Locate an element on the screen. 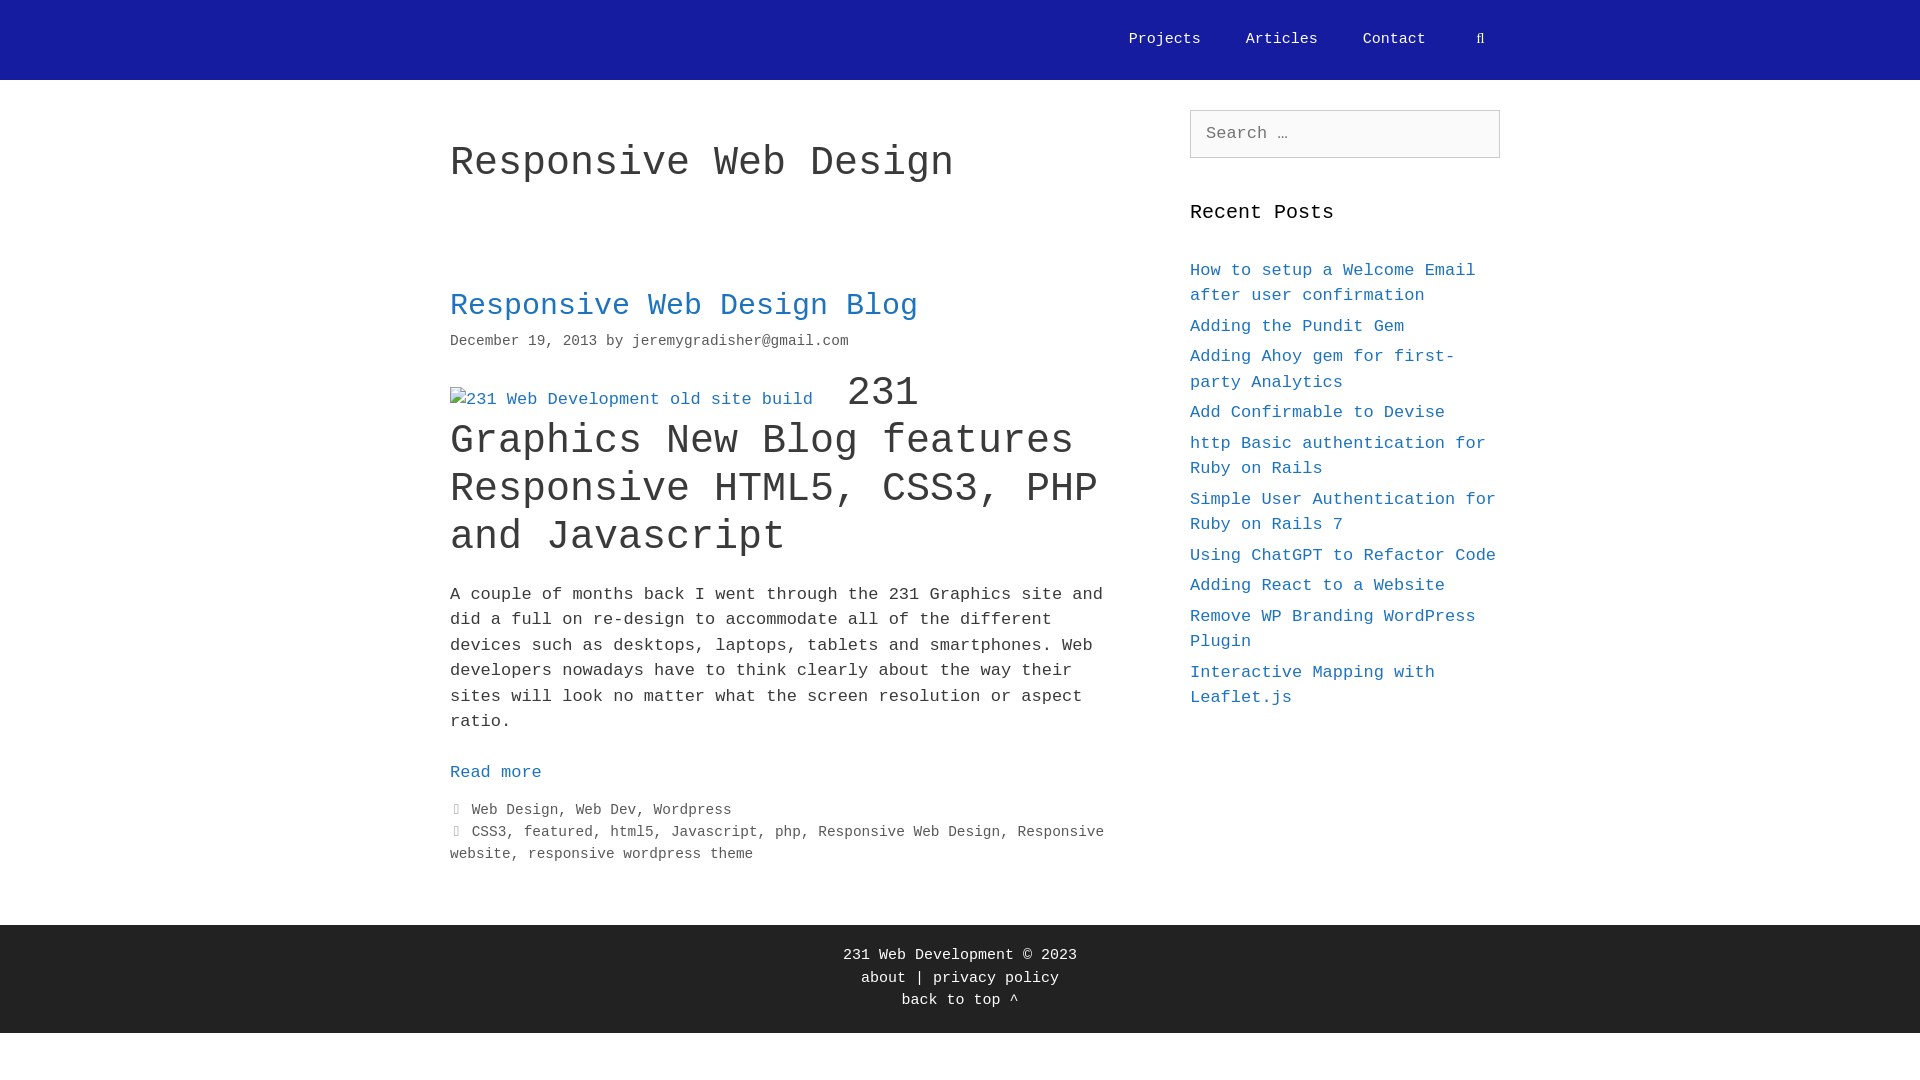 This screenshot has width=1920, height=1080. 'How to setup a Welcome Email after user confirmation' is located at coordinates (1333, 282).